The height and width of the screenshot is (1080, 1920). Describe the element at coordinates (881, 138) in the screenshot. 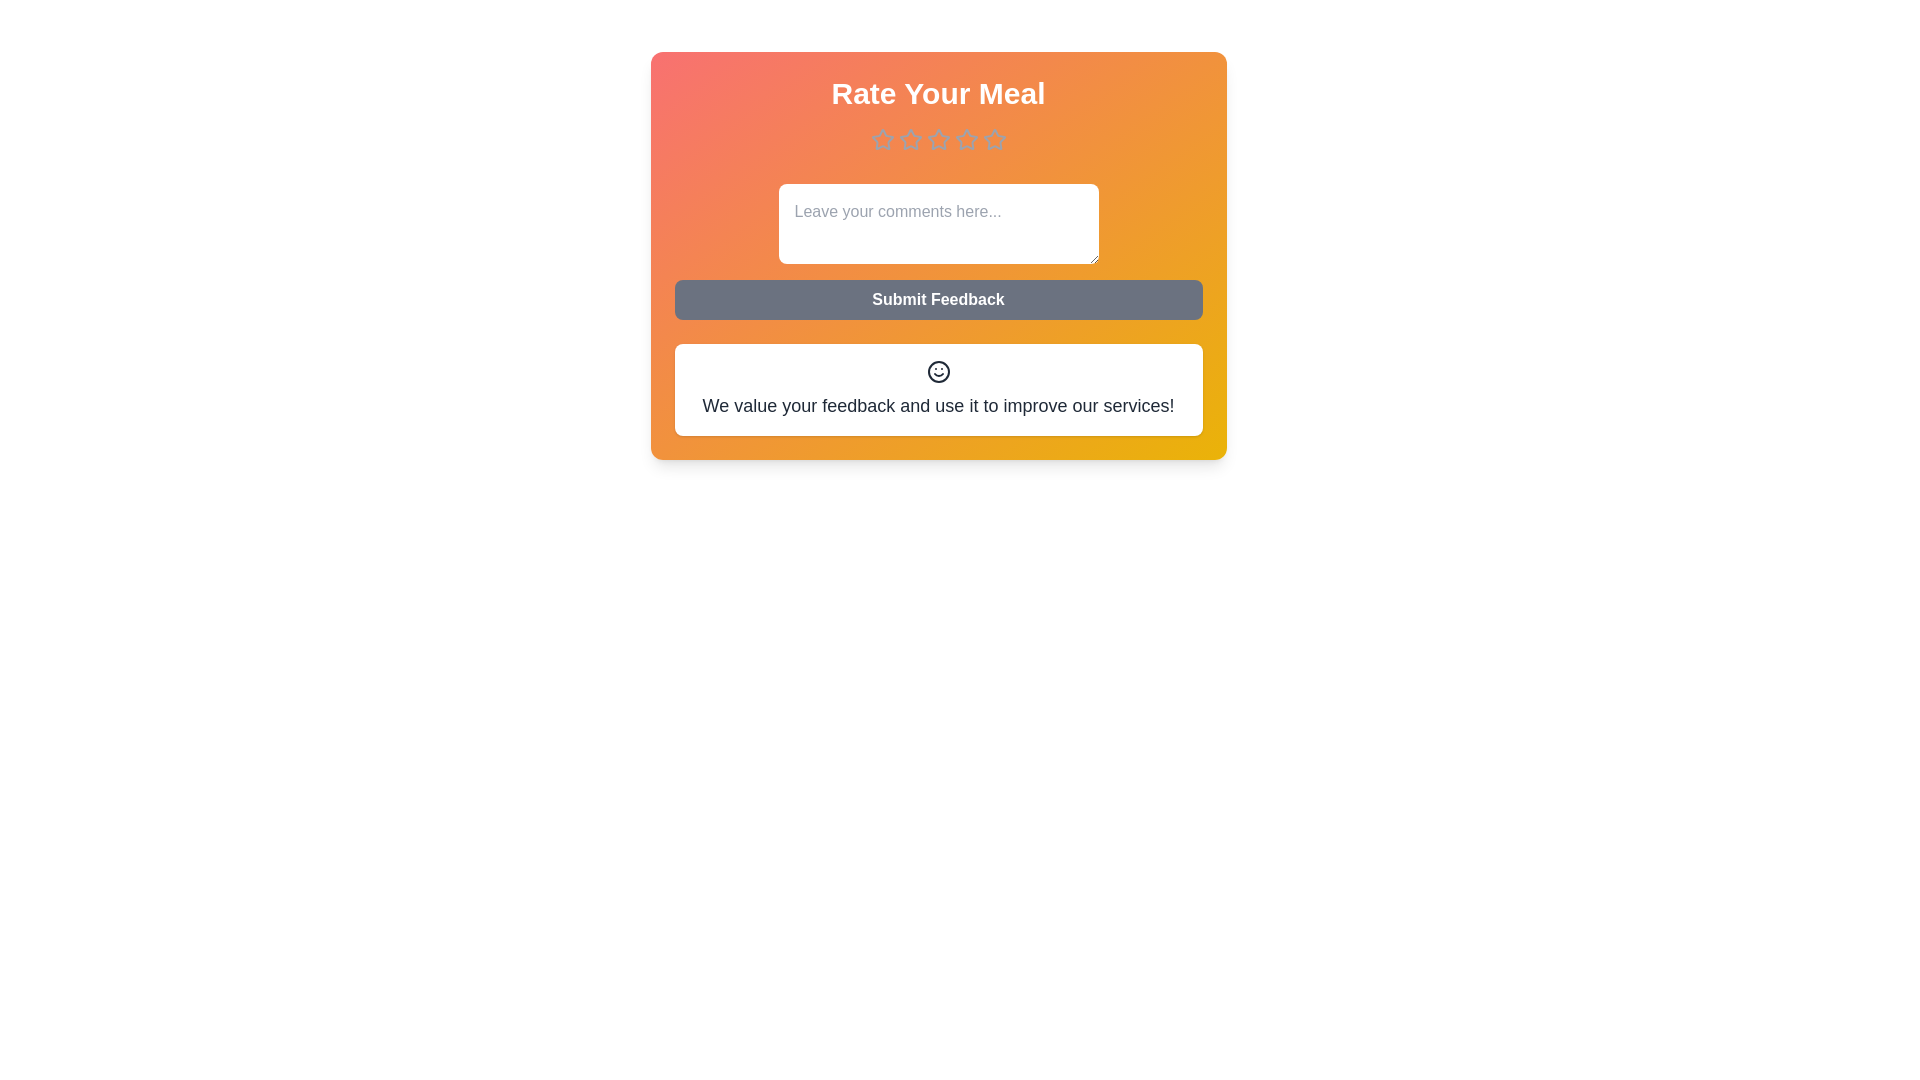

I see `the meal rating to 1 stars by clicking on the corresponding star` at that location.